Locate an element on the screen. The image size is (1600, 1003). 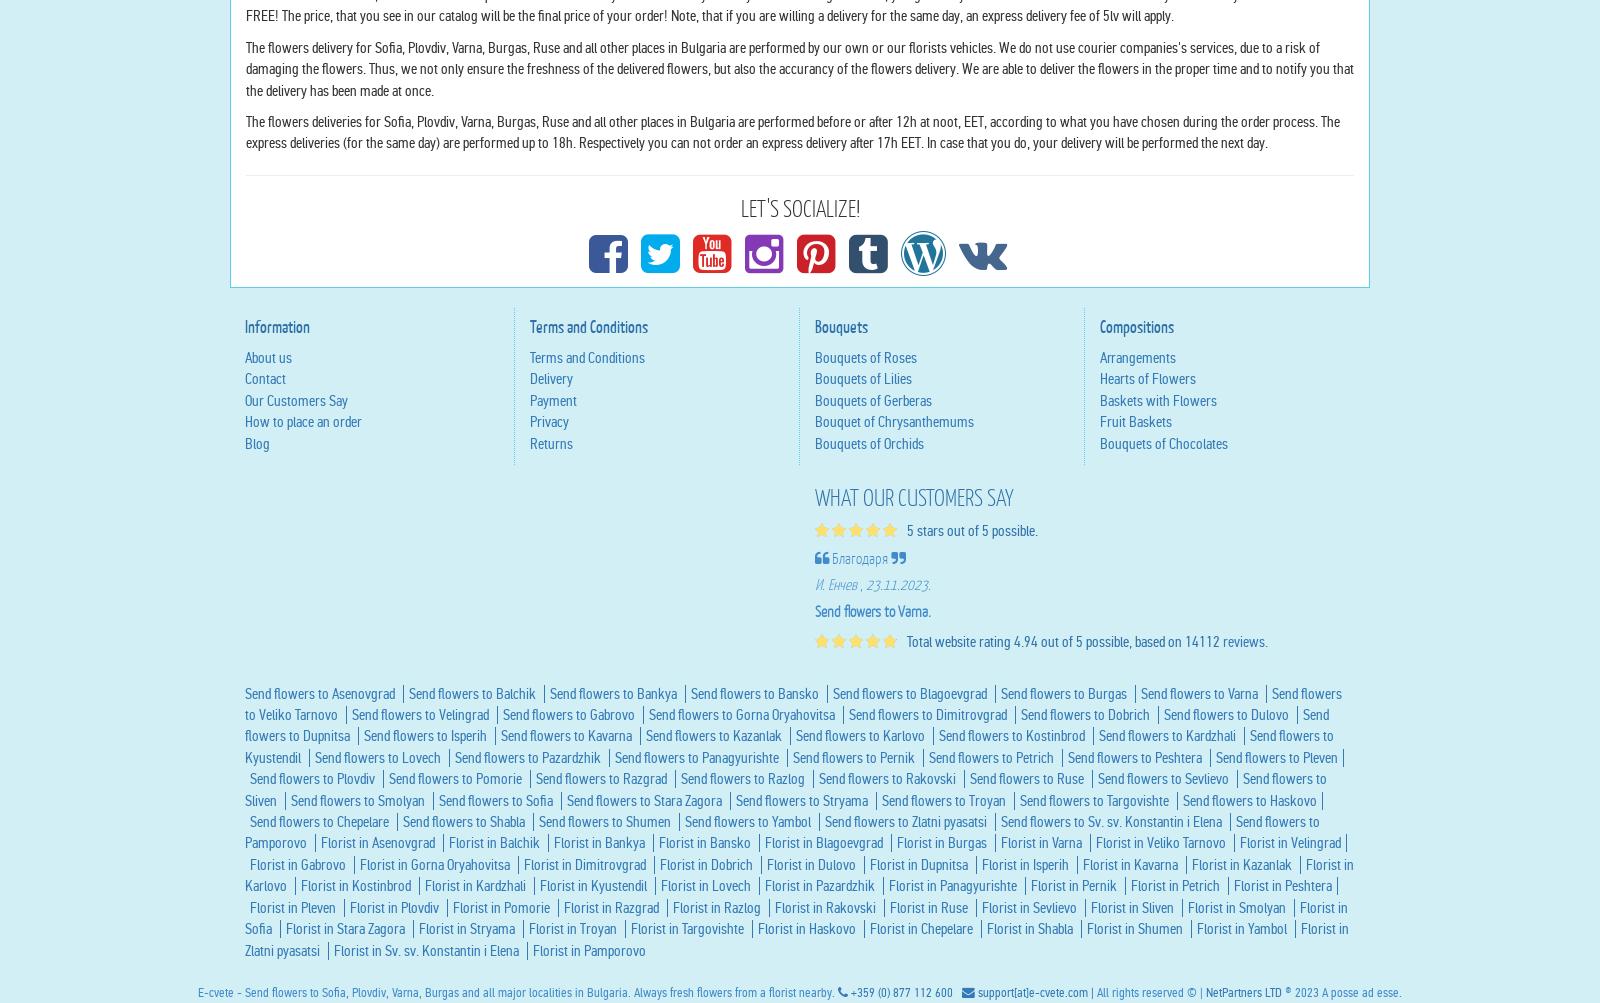
'5' is located at coordinates (984, 721).